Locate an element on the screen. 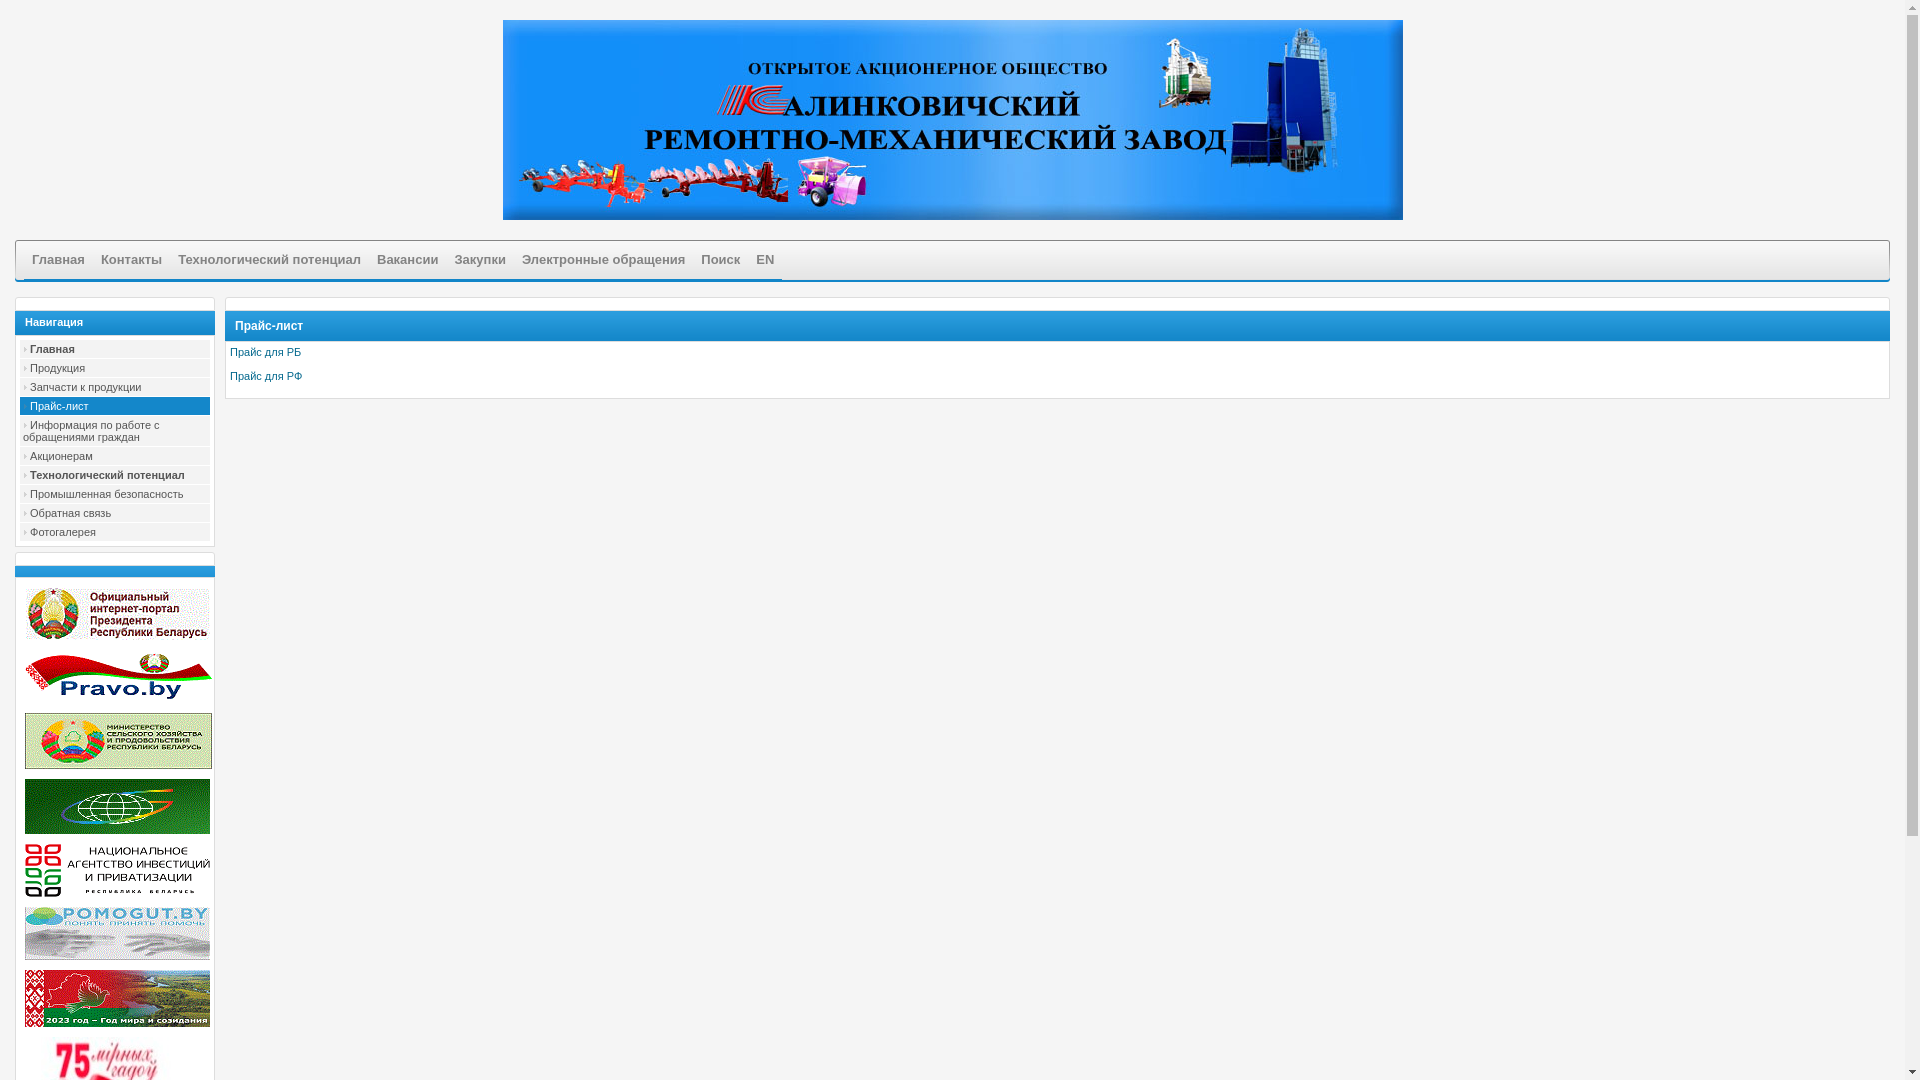 The height and width of the screenshot is (1080, 1920). 'EN' is located at coordinates (763, 259).